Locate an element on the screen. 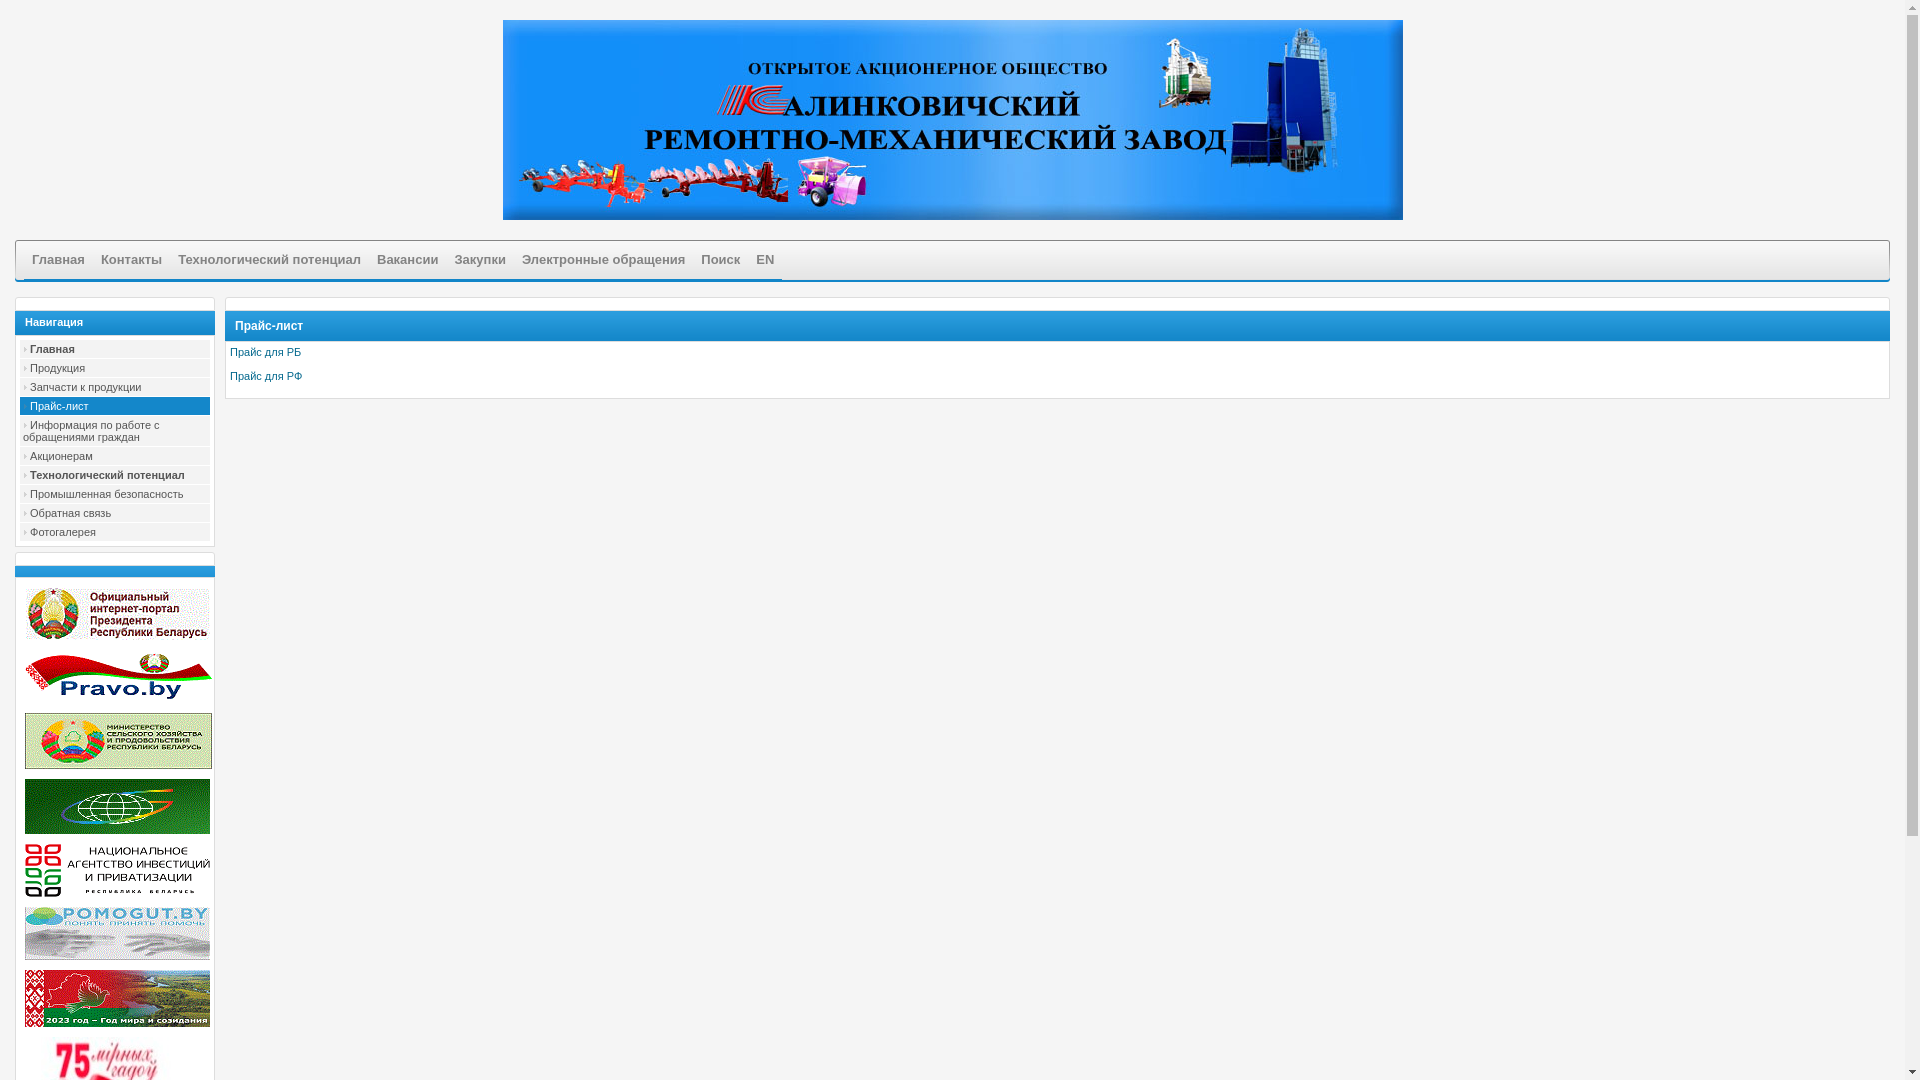 The height and width of the screenshot is (1080, 1920). 'EN' is located at coordinates (763, 259).